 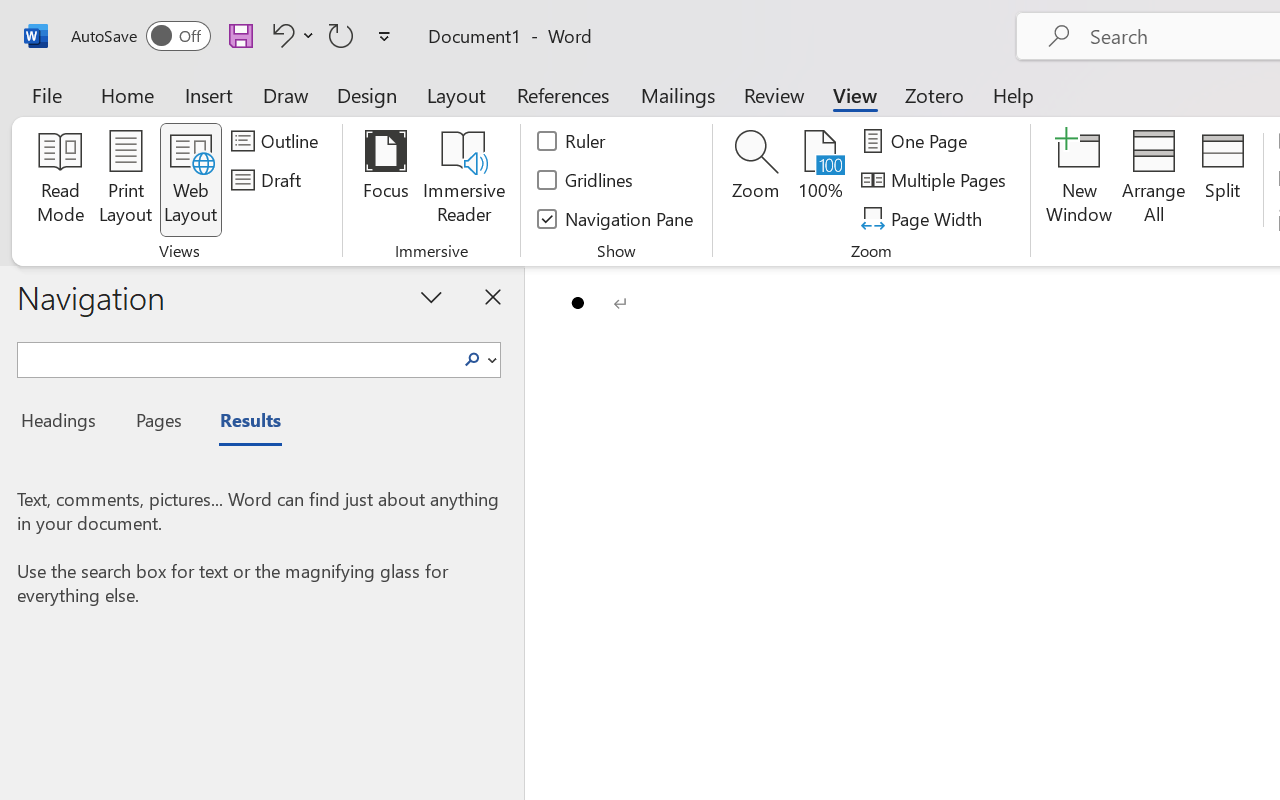 I want to click on 'Navigation Pane', so click(x=615, y=218).